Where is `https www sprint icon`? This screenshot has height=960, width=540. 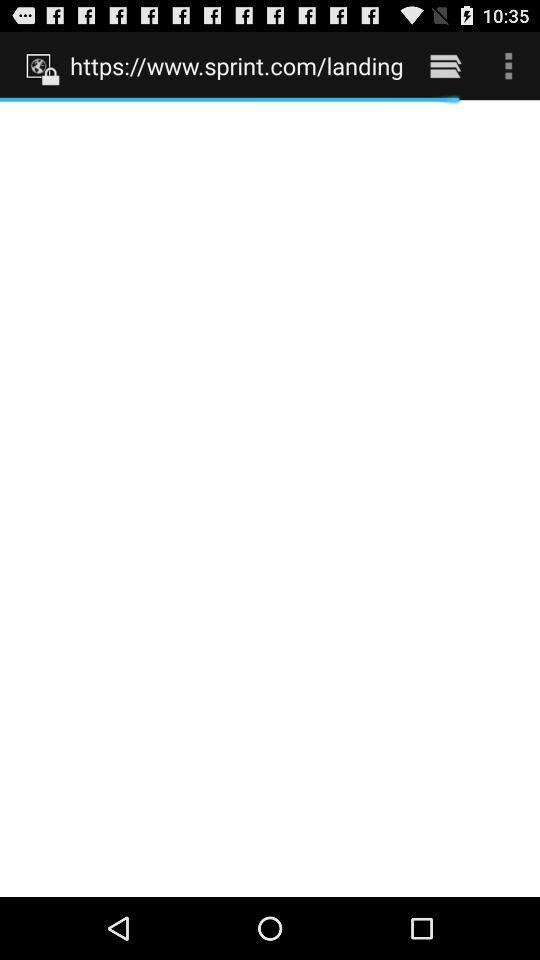 https www sprint icon is located at coordinates (235, 65).